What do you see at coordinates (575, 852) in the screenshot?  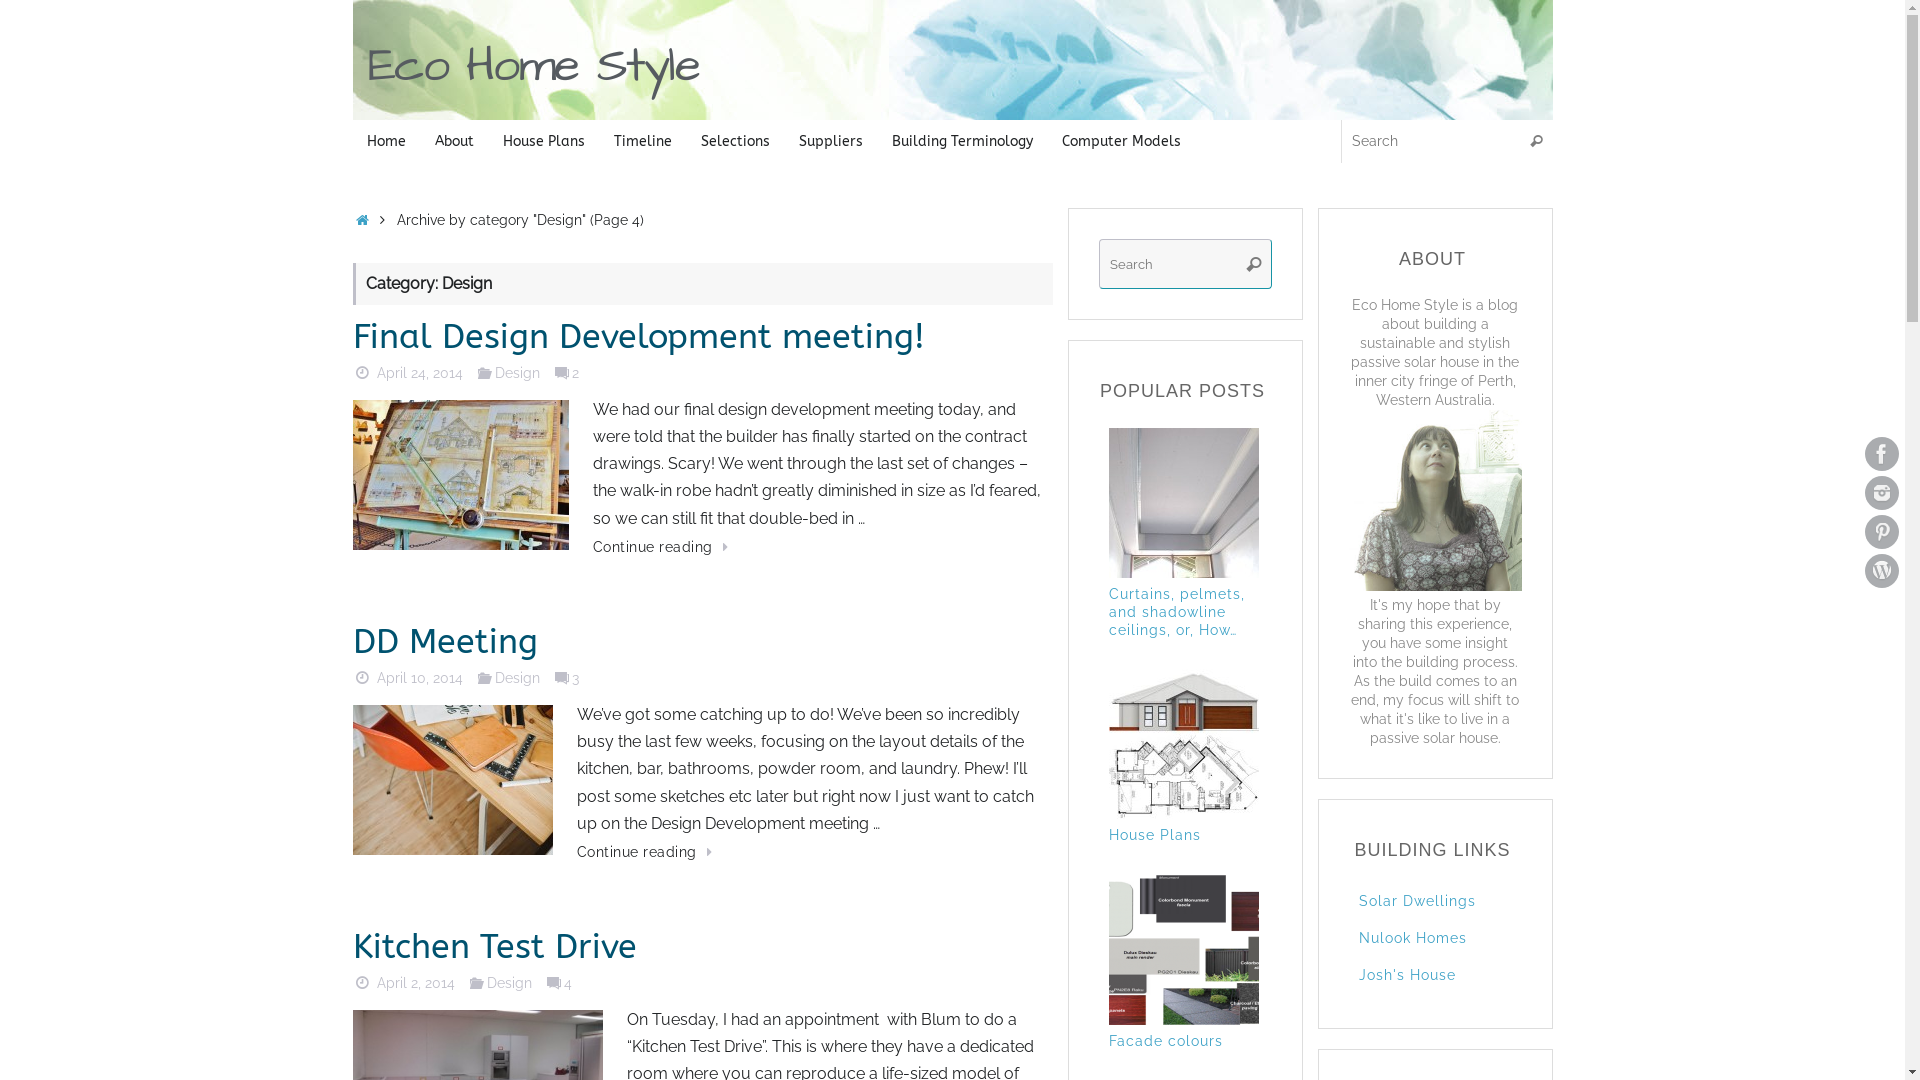 I see `'Continue reading'` at bounding box center [575, 852].